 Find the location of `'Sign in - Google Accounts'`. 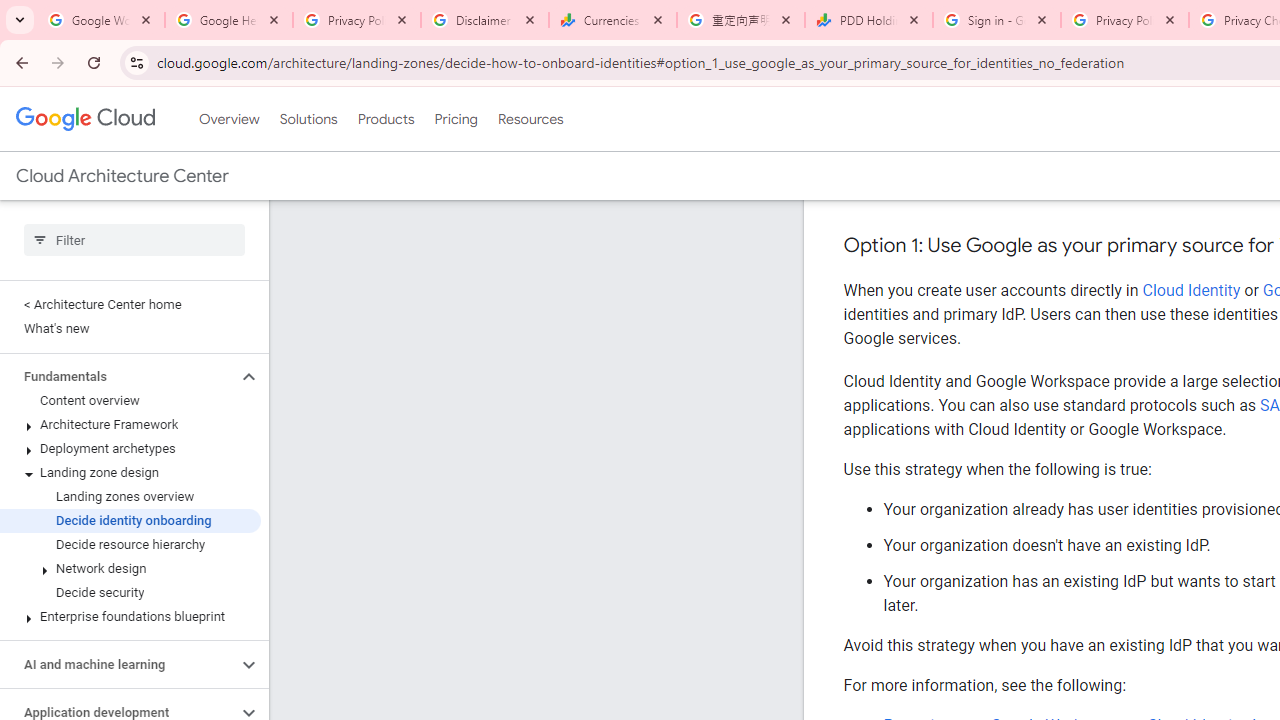

'Sign in - Google Accounts' is located at coordinates (997, 20).